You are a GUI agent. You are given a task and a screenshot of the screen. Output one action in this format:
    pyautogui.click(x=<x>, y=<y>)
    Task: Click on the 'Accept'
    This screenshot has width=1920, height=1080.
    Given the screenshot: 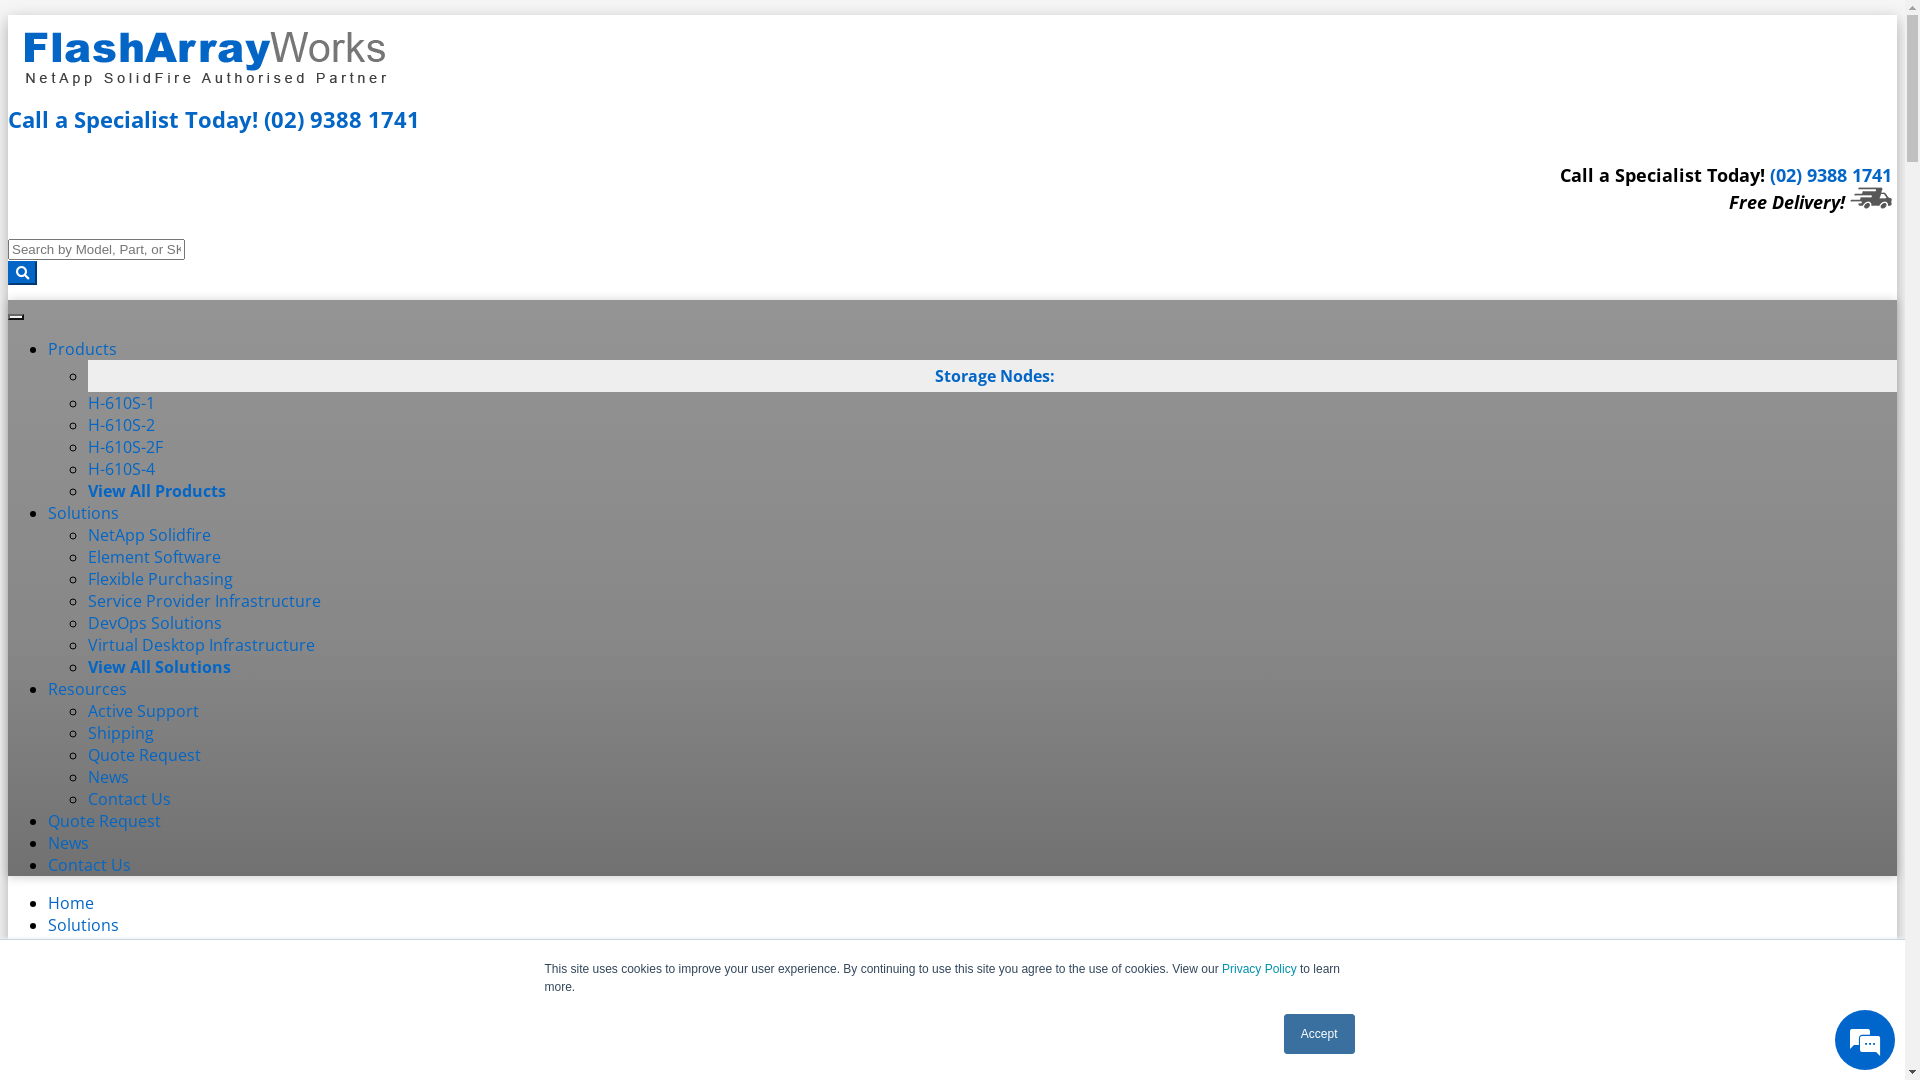 What is the action you would take?
    pyautogui.click(x=1319, y=1033)
    